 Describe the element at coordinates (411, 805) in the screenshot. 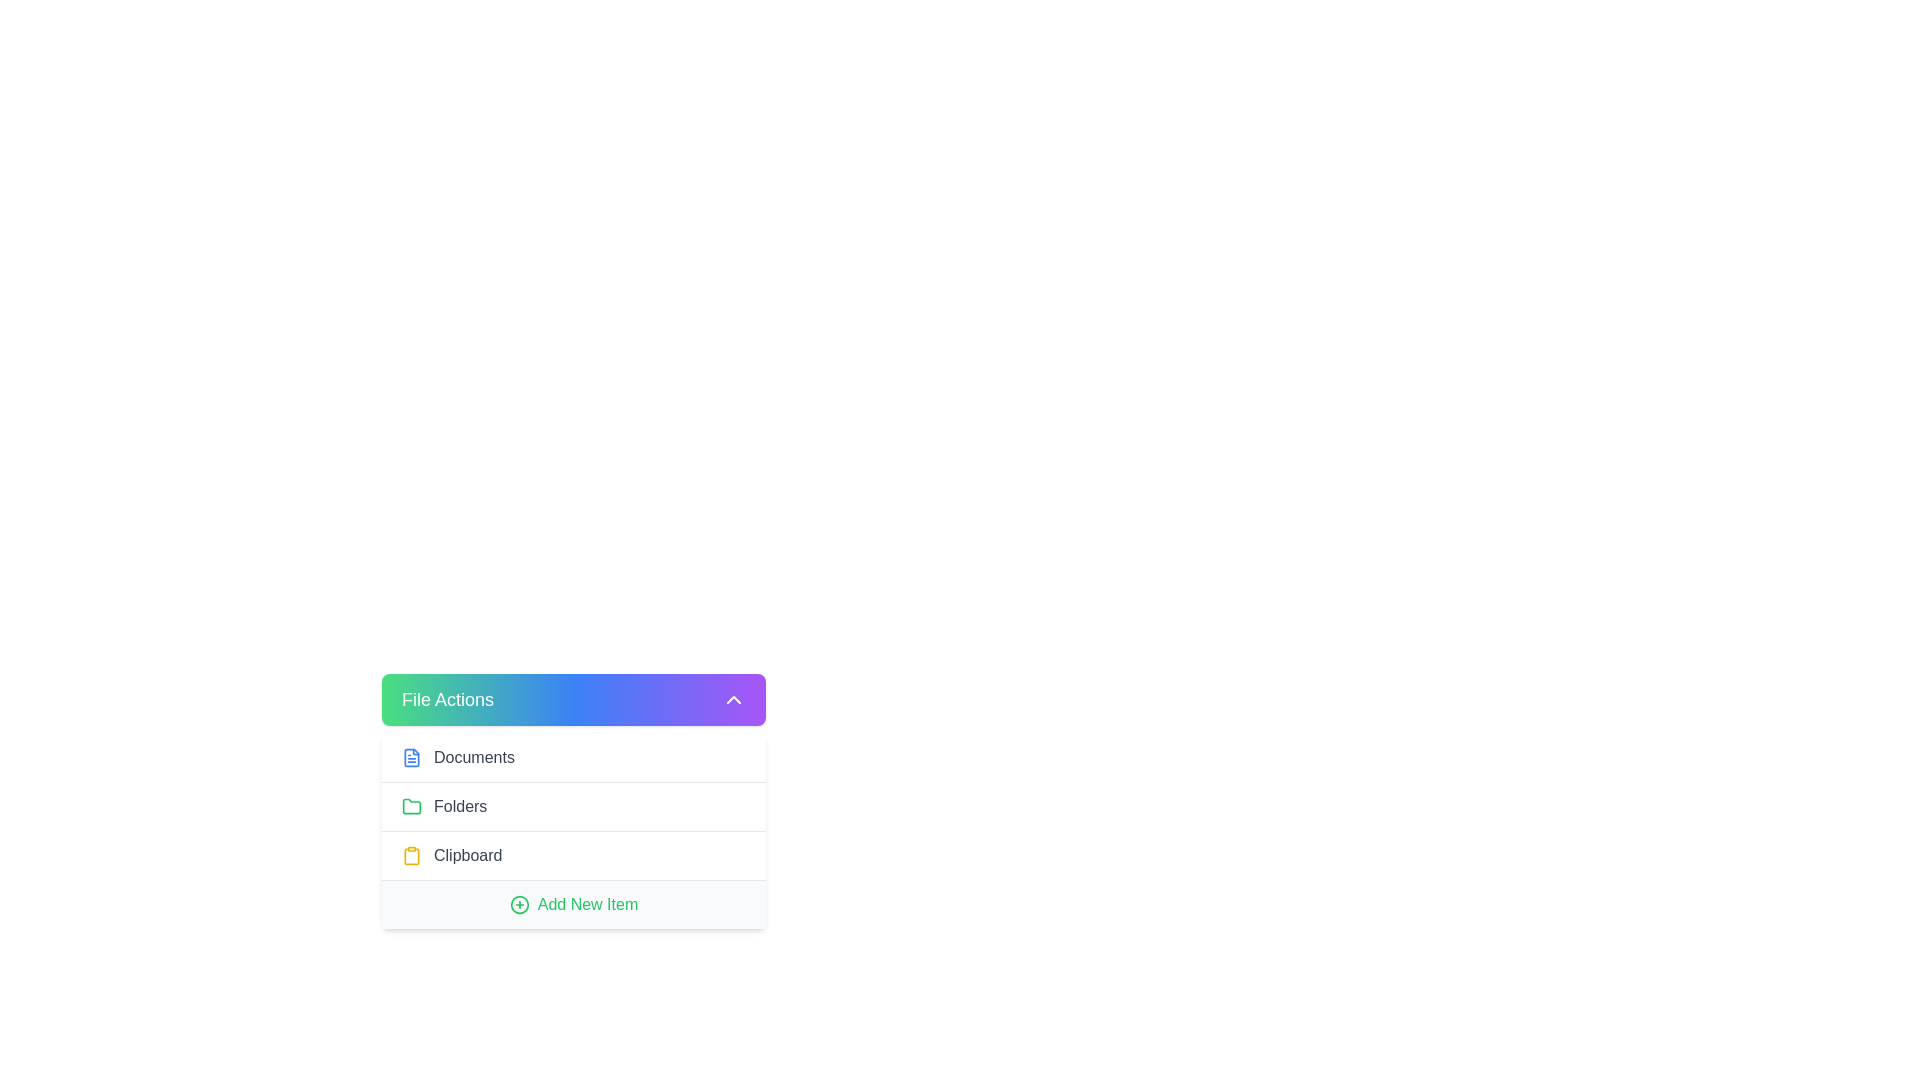

I see `the green folder icon located in the 'Folders' section of the menu, next to the text label 'Folders'` at that location.